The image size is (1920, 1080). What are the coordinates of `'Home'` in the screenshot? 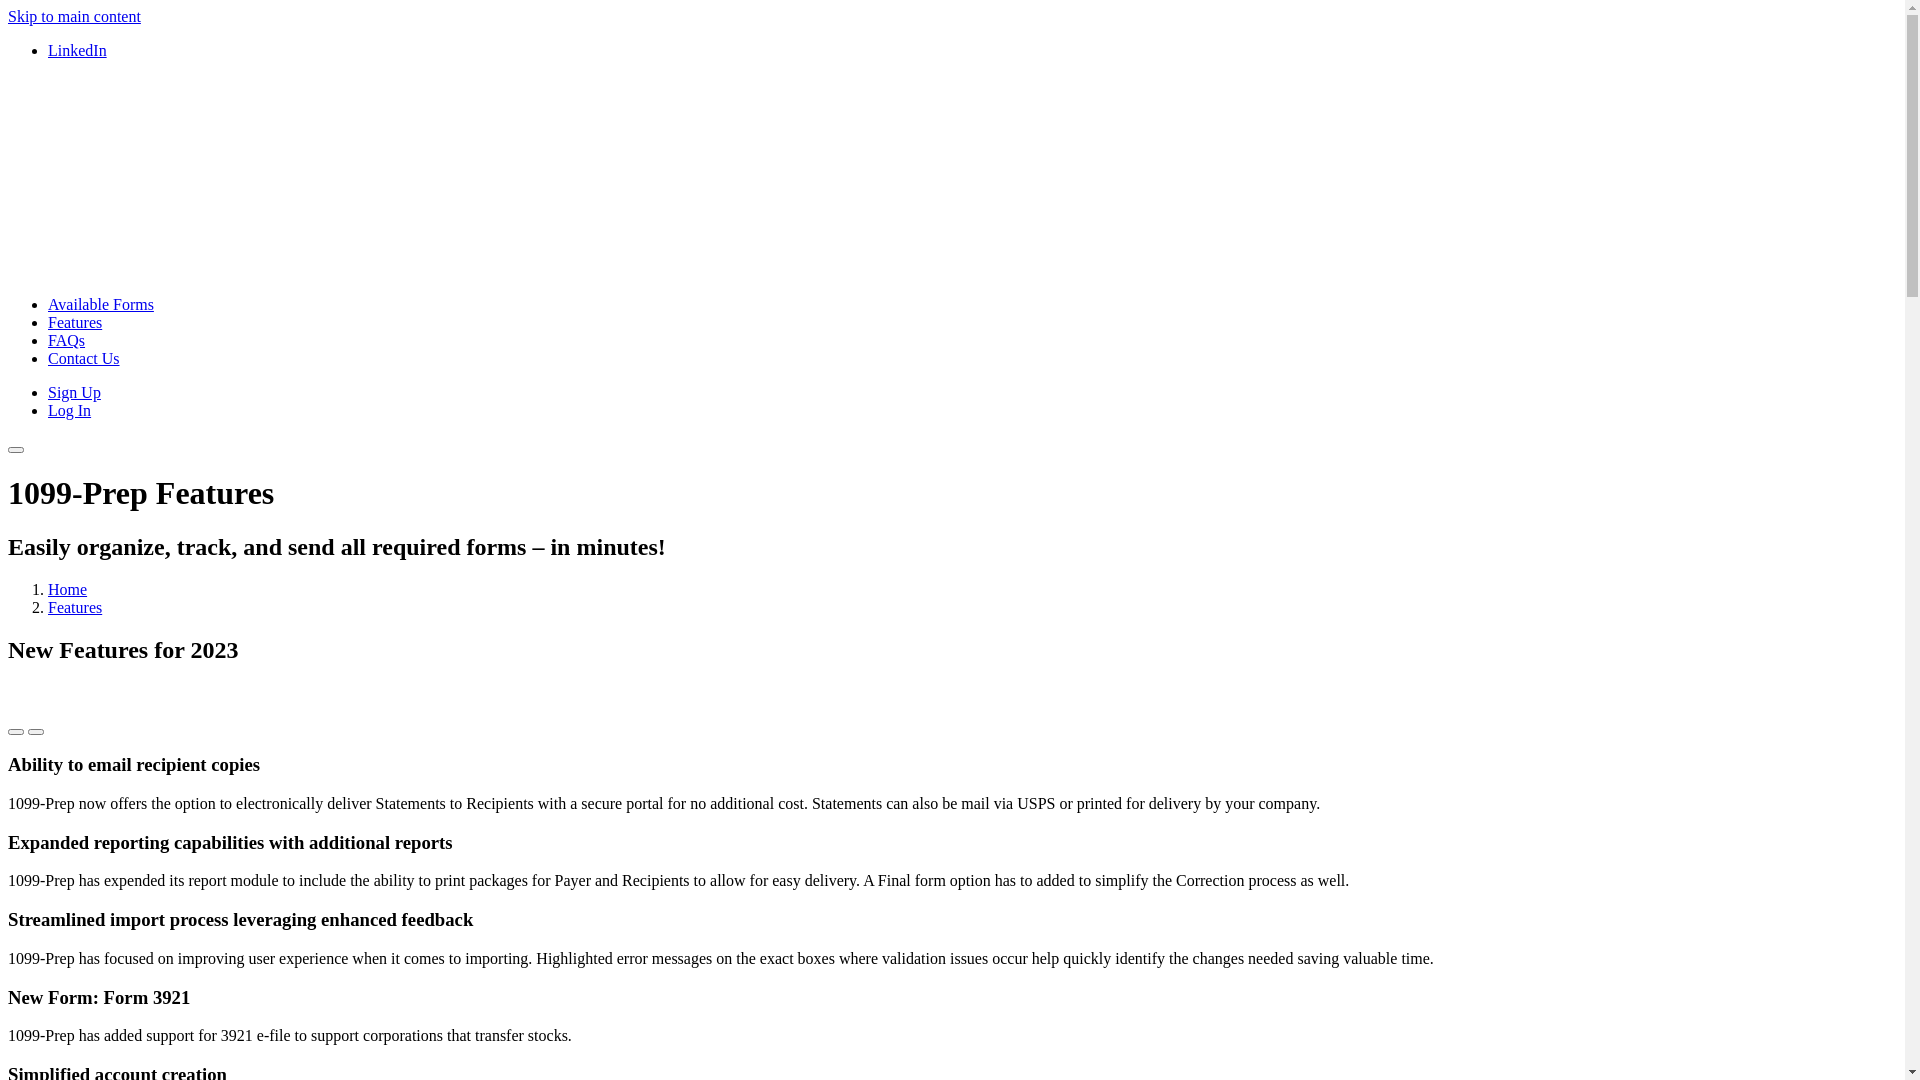 It's located at (48, 588).